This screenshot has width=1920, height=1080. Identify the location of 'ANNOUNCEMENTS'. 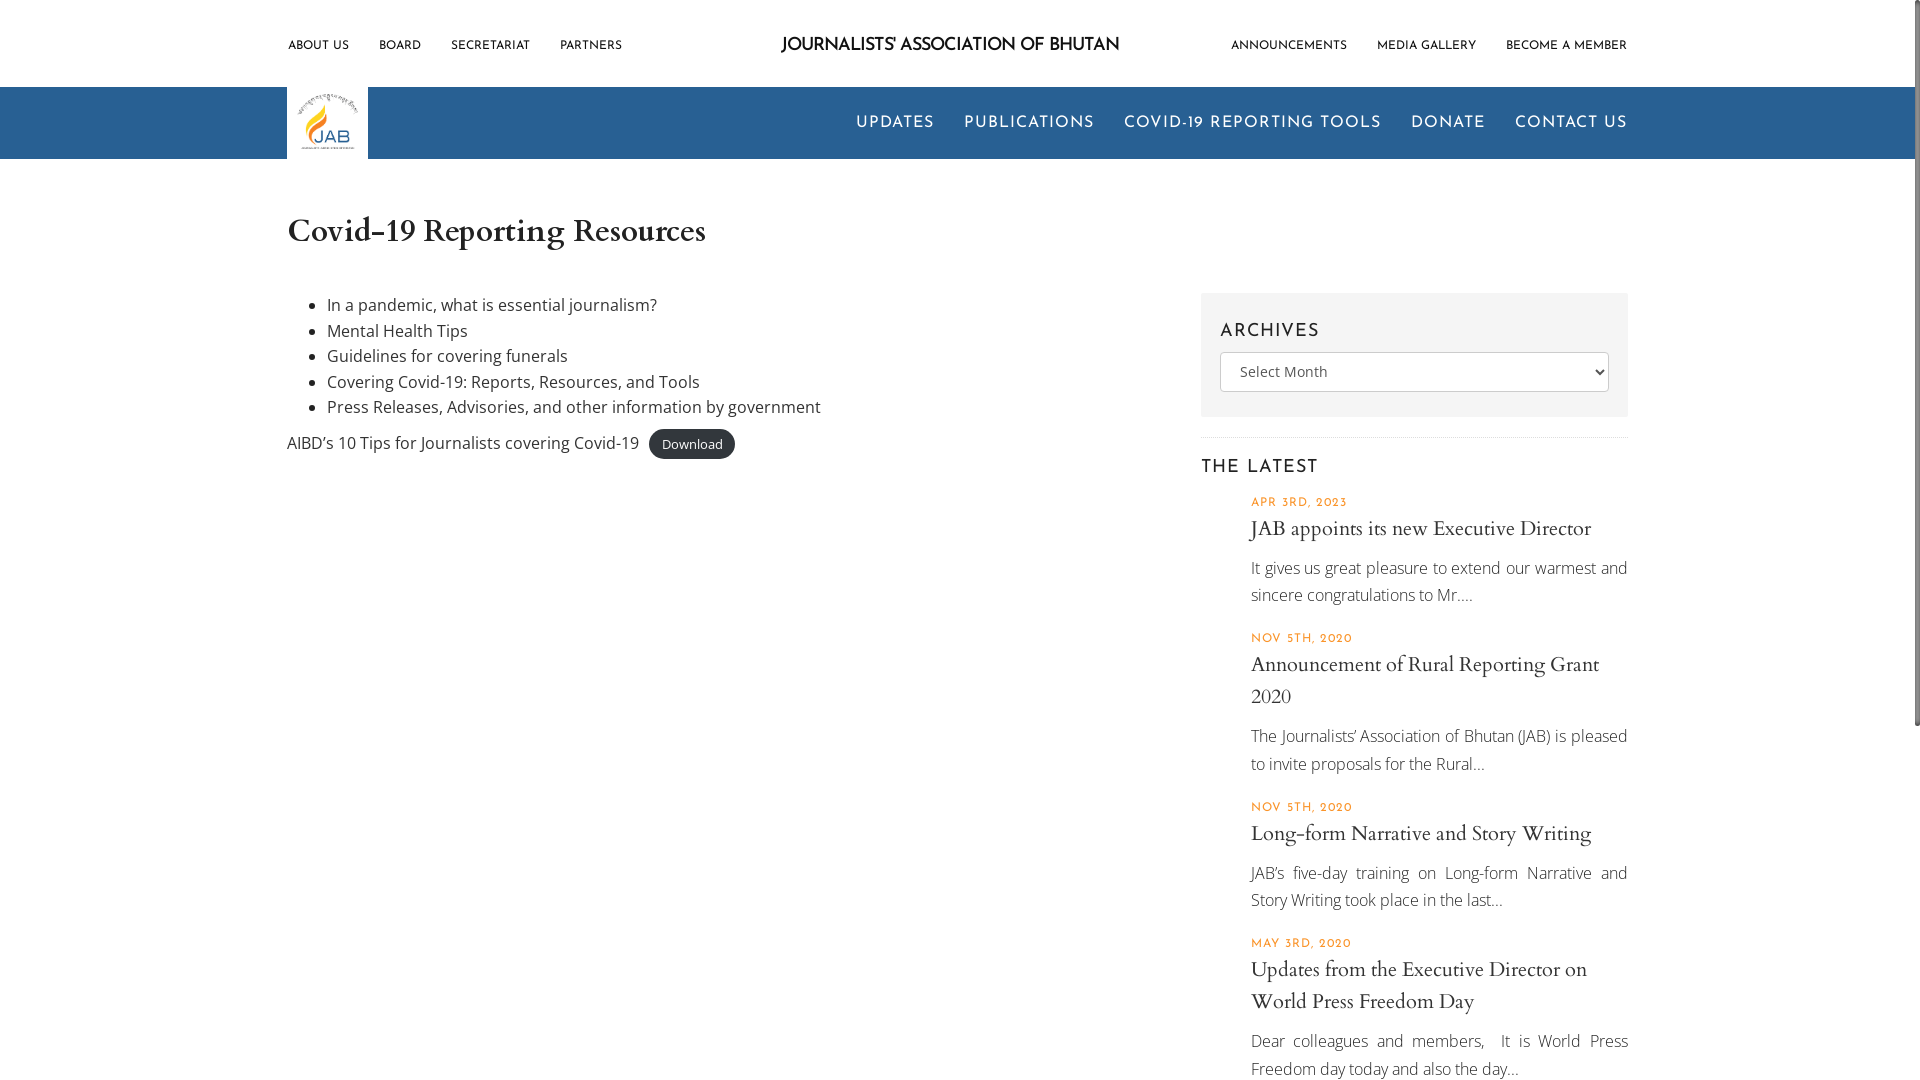
(1296, 45).